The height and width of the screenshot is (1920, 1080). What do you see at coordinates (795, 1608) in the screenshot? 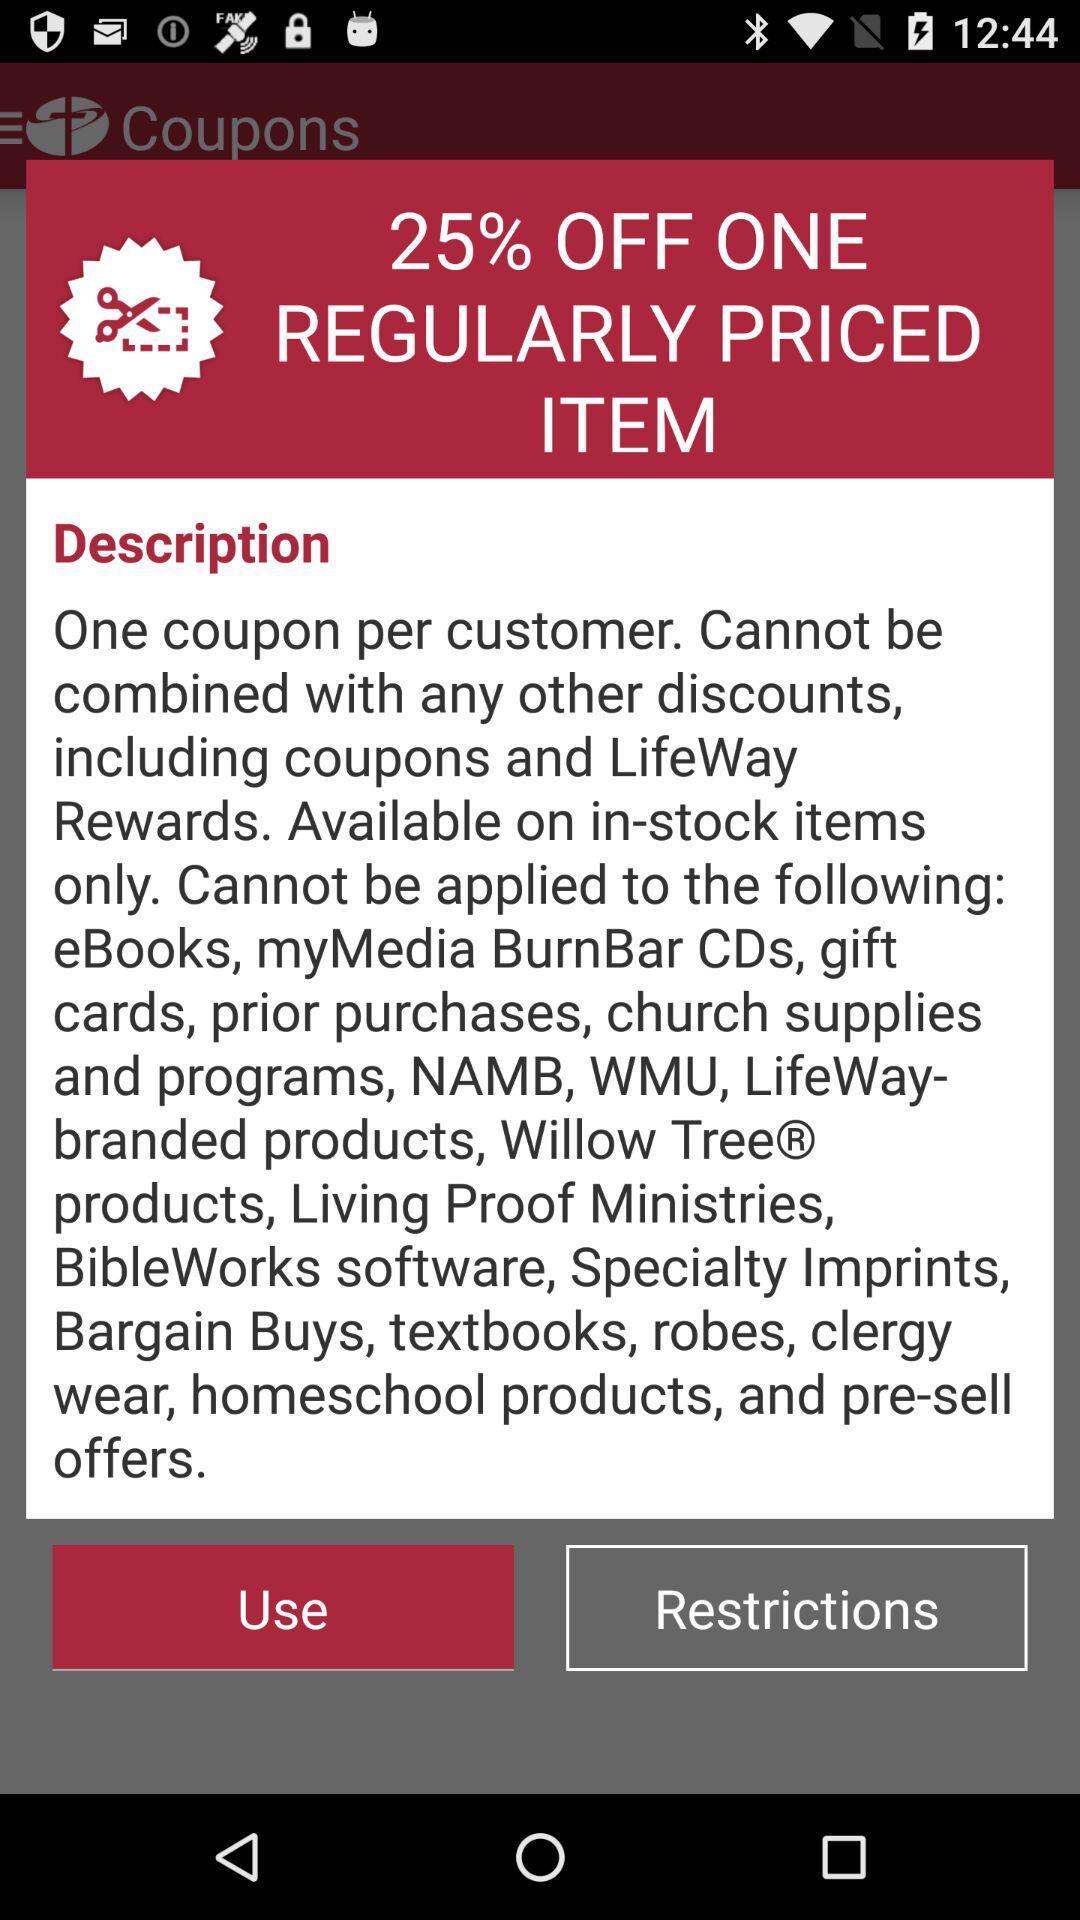
I see `the item next to the use` at bounding box center [795, 1608].